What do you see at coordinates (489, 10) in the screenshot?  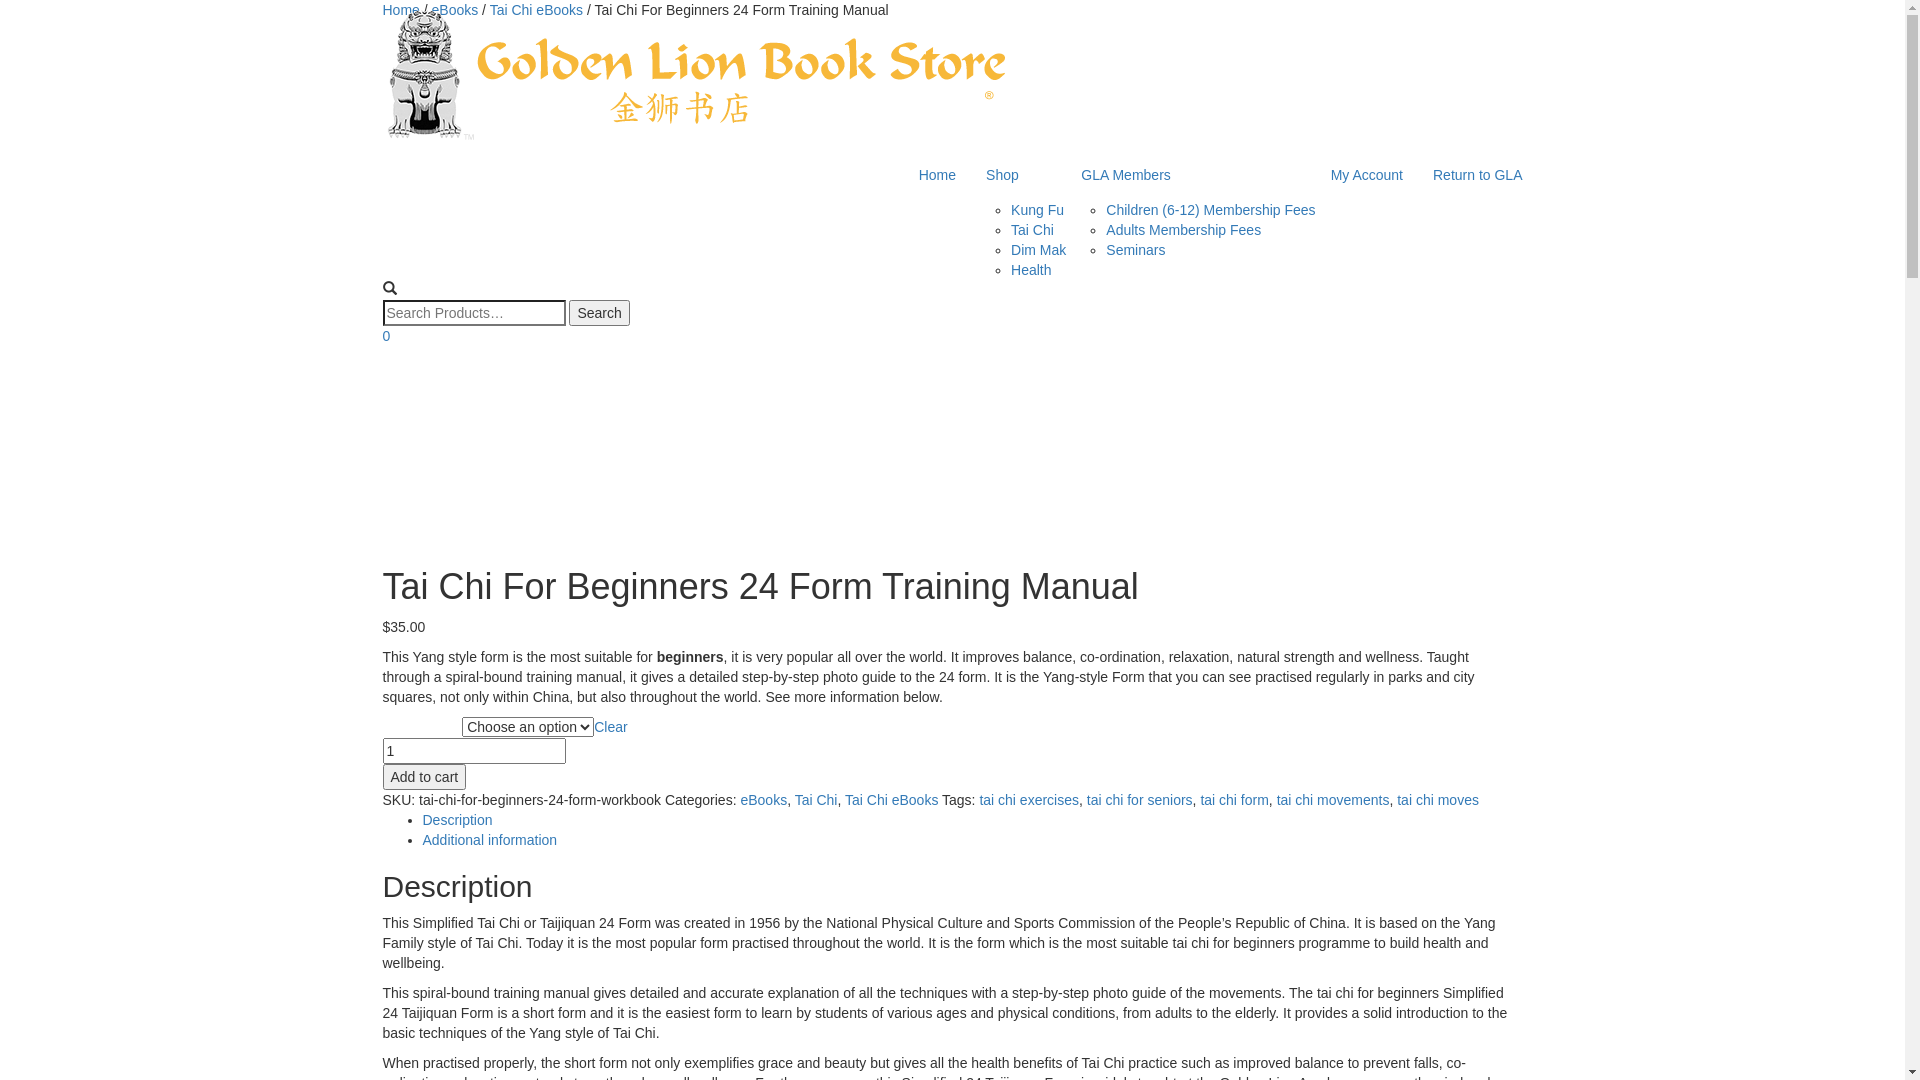 I see `'Tai Chi eBooks'` at bounding box center [489, 10].